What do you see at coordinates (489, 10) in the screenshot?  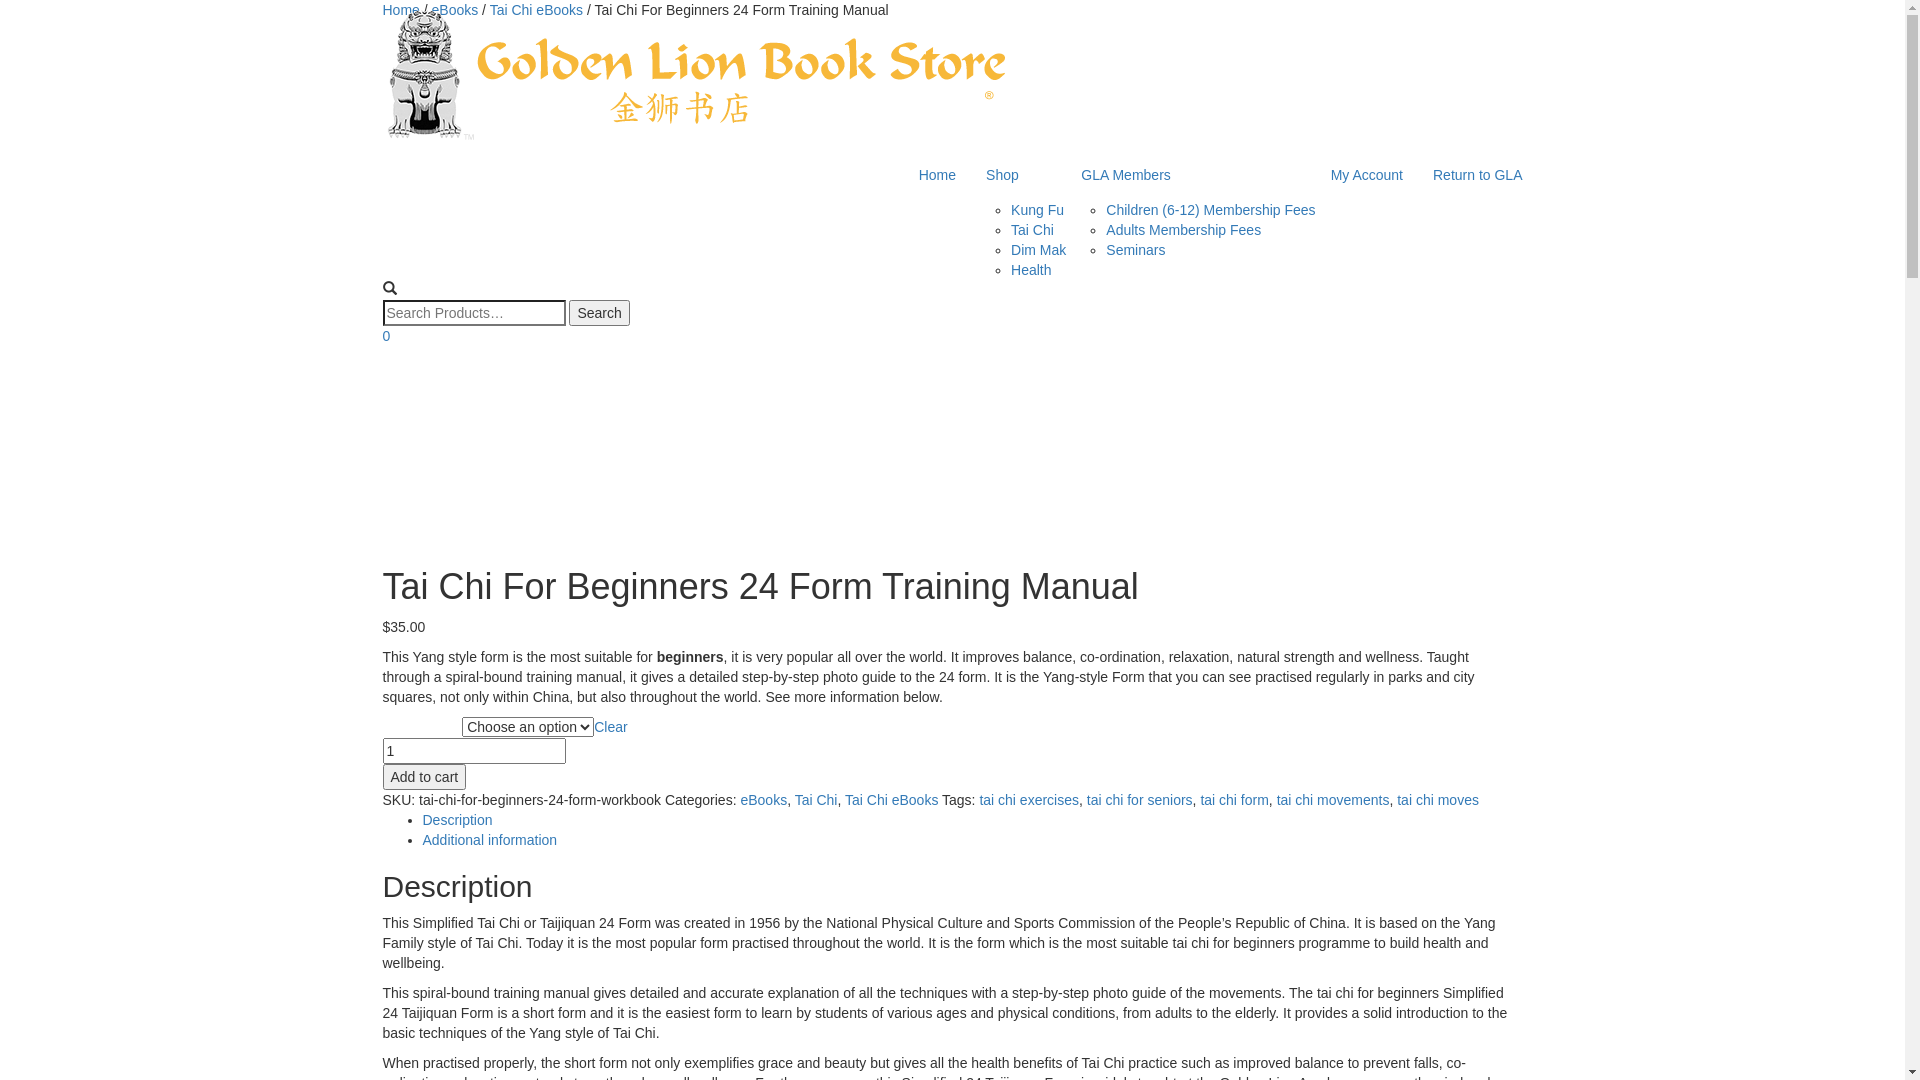 I see `'Tai Chi eBooks'` at bounding box center [489, 10].